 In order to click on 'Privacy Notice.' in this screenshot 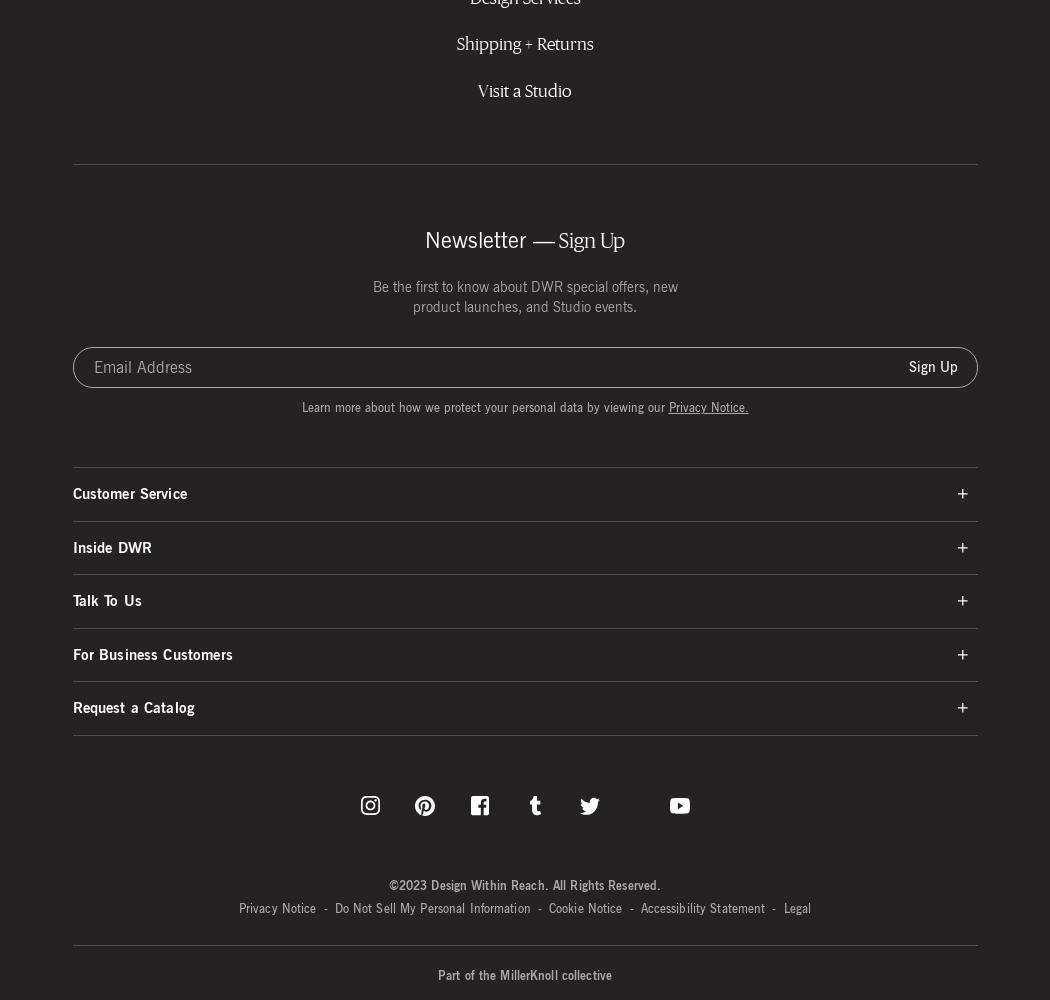, I will do `click(667, 406)`.